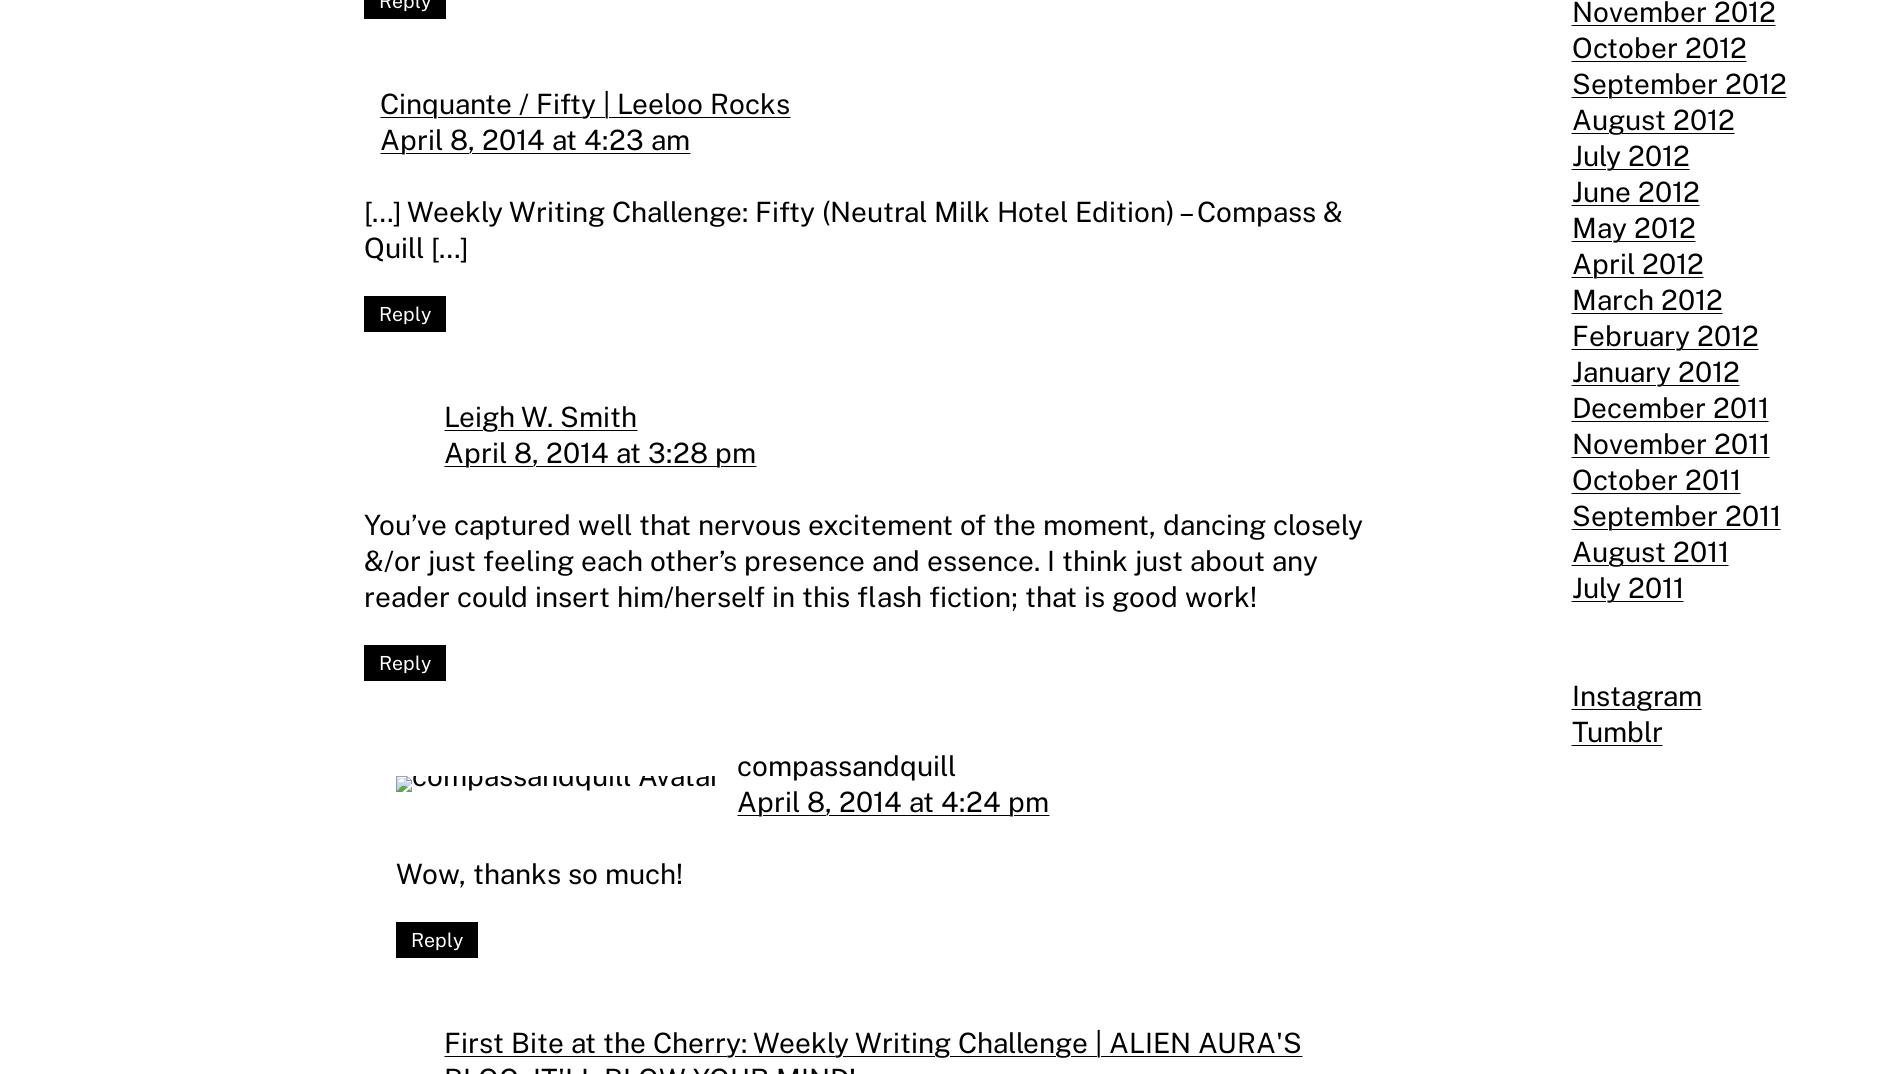 The width and height of the screenshot is (1900, 1074). Describe the element at coordinates (1636, 694) in the screenshot. I see `'Instagram'` at that location.